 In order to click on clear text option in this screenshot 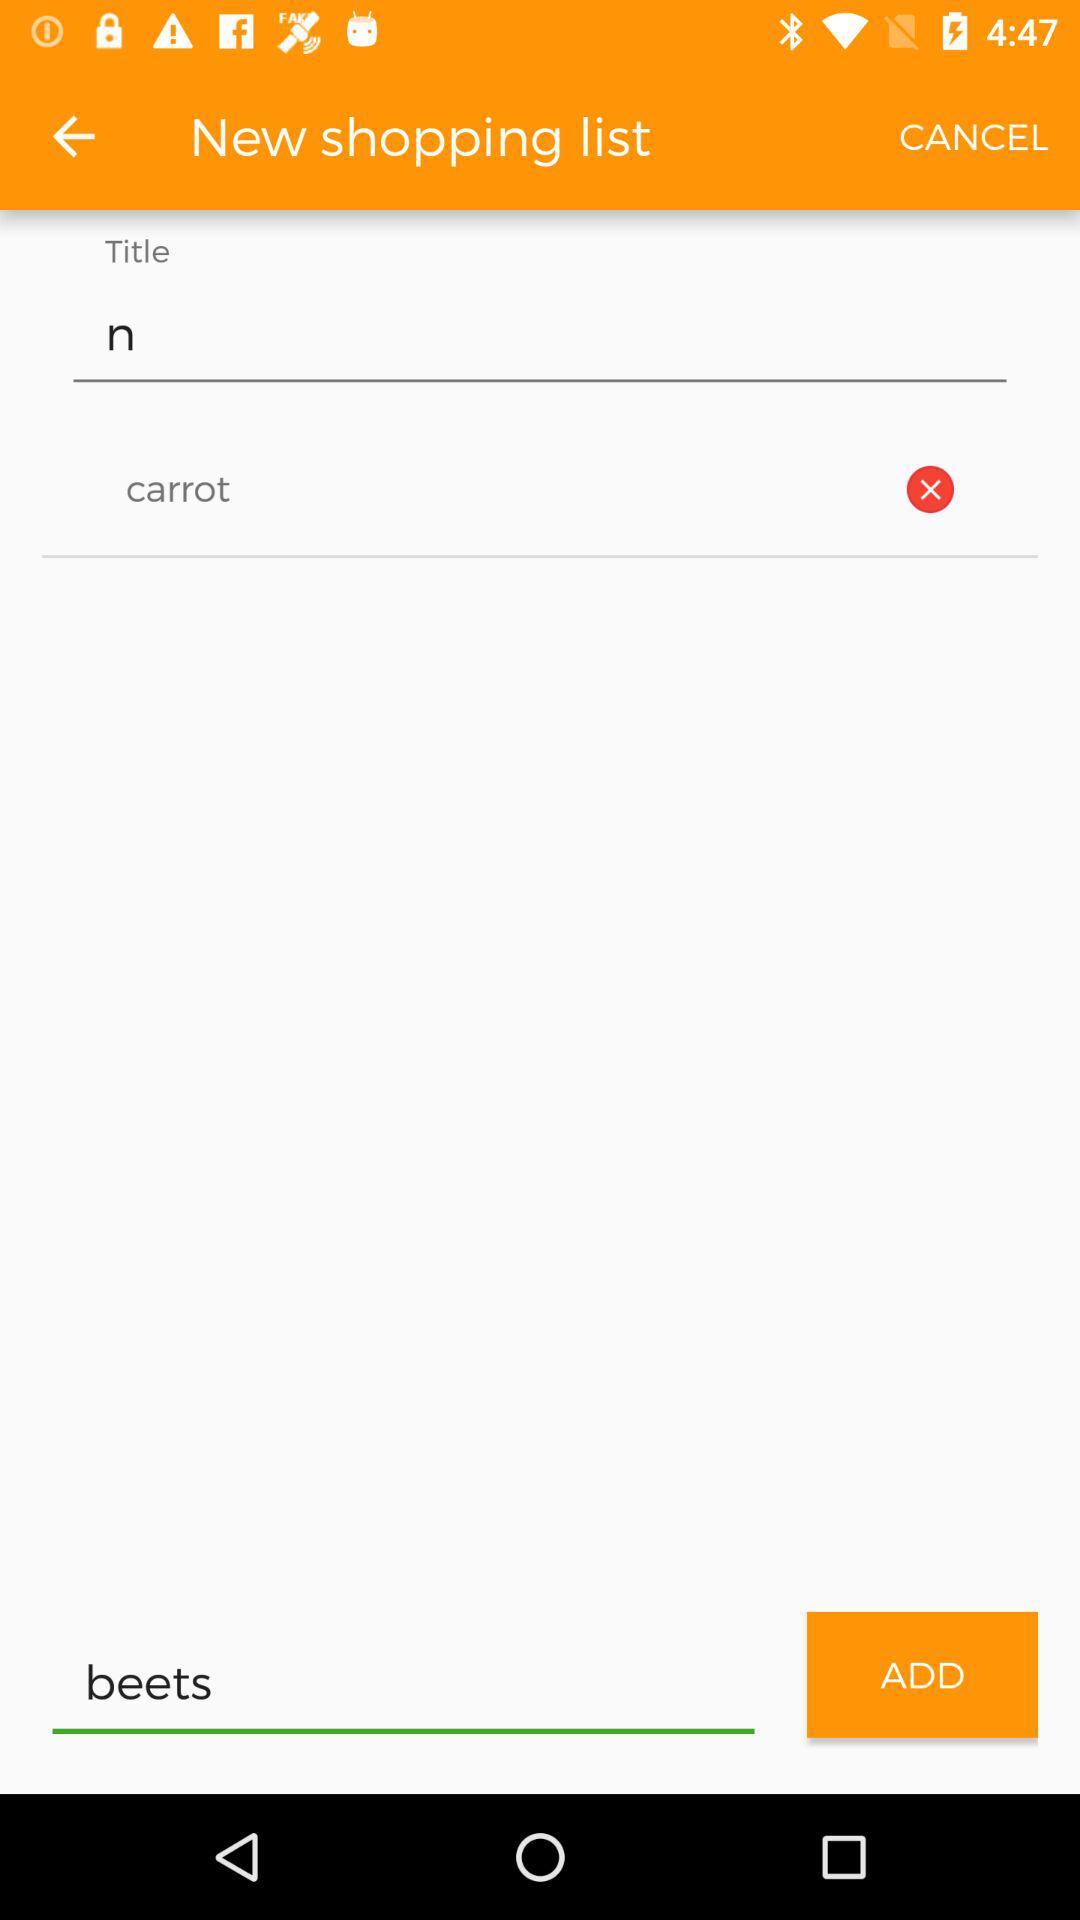, I will do `click(930, 489)`.